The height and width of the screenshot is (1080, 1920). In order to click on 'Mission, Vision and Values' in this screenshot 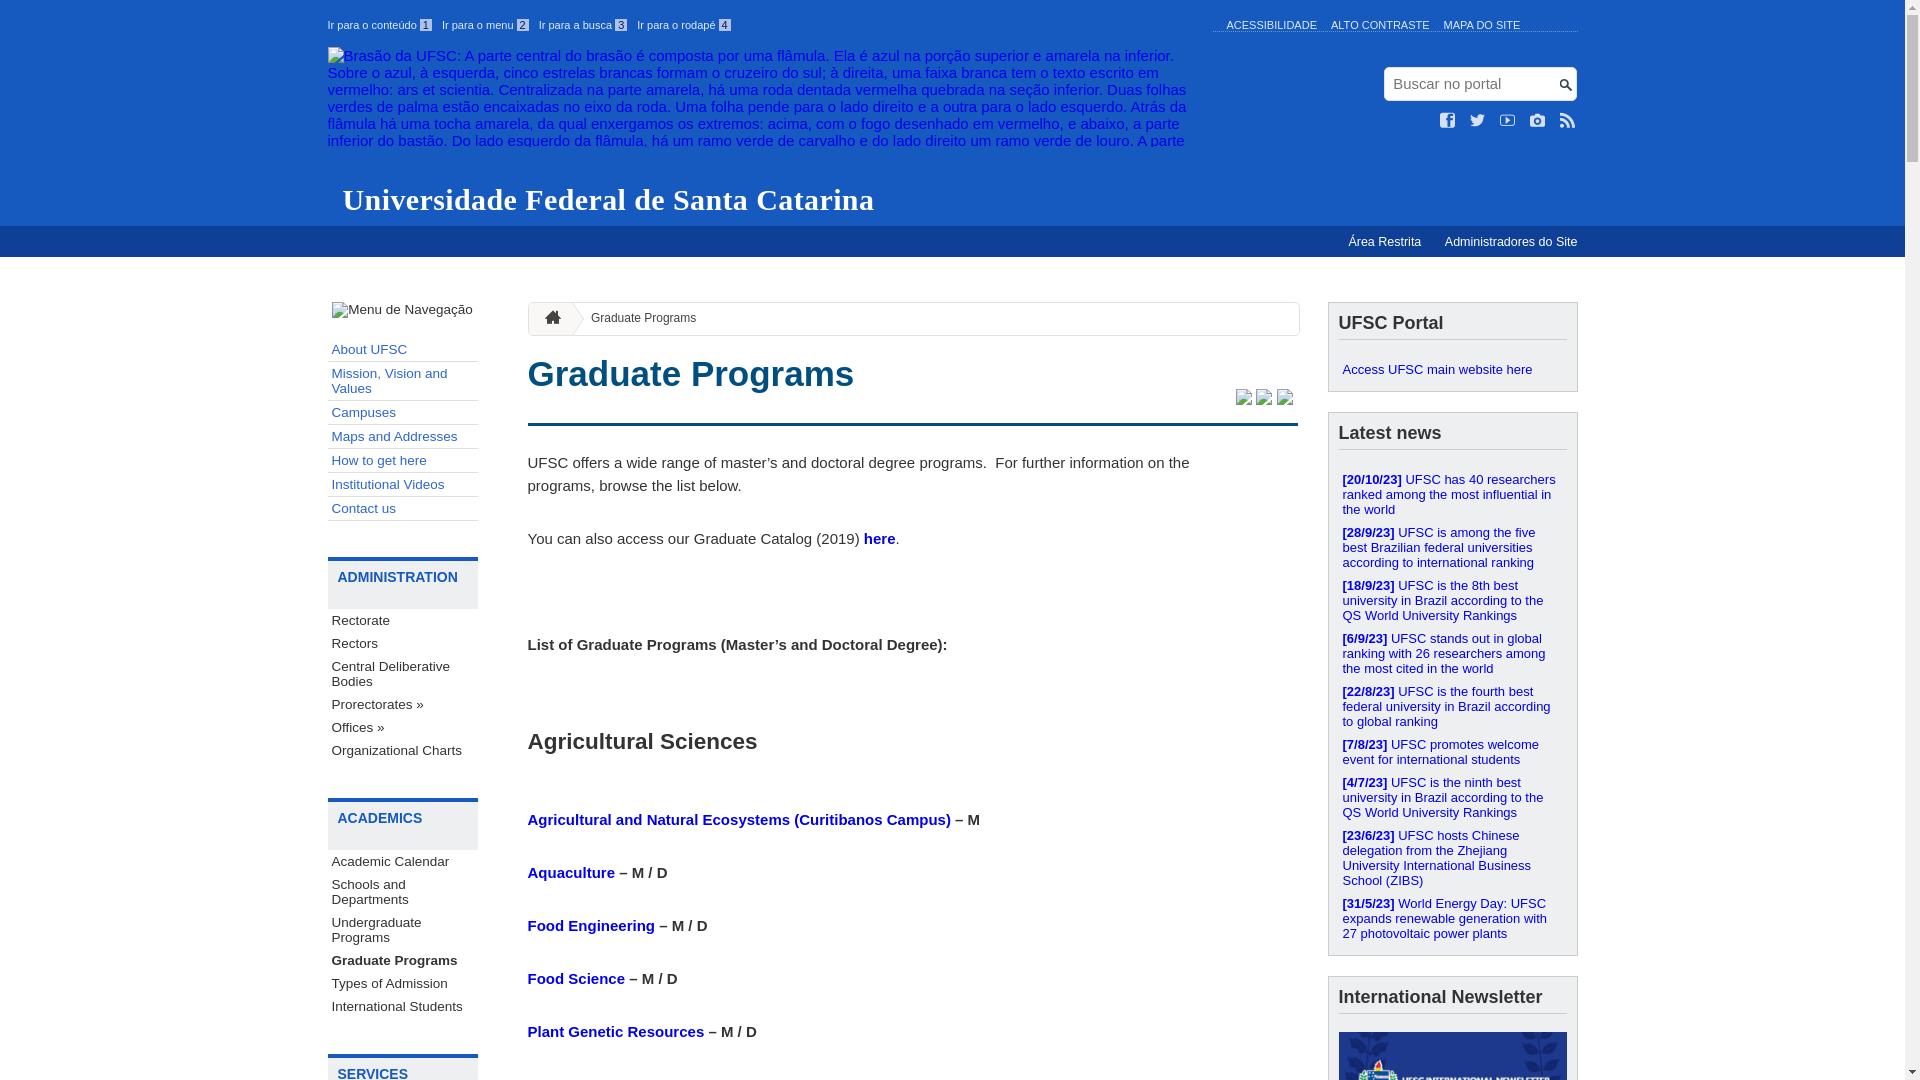, I will do `click(402, 381)`.